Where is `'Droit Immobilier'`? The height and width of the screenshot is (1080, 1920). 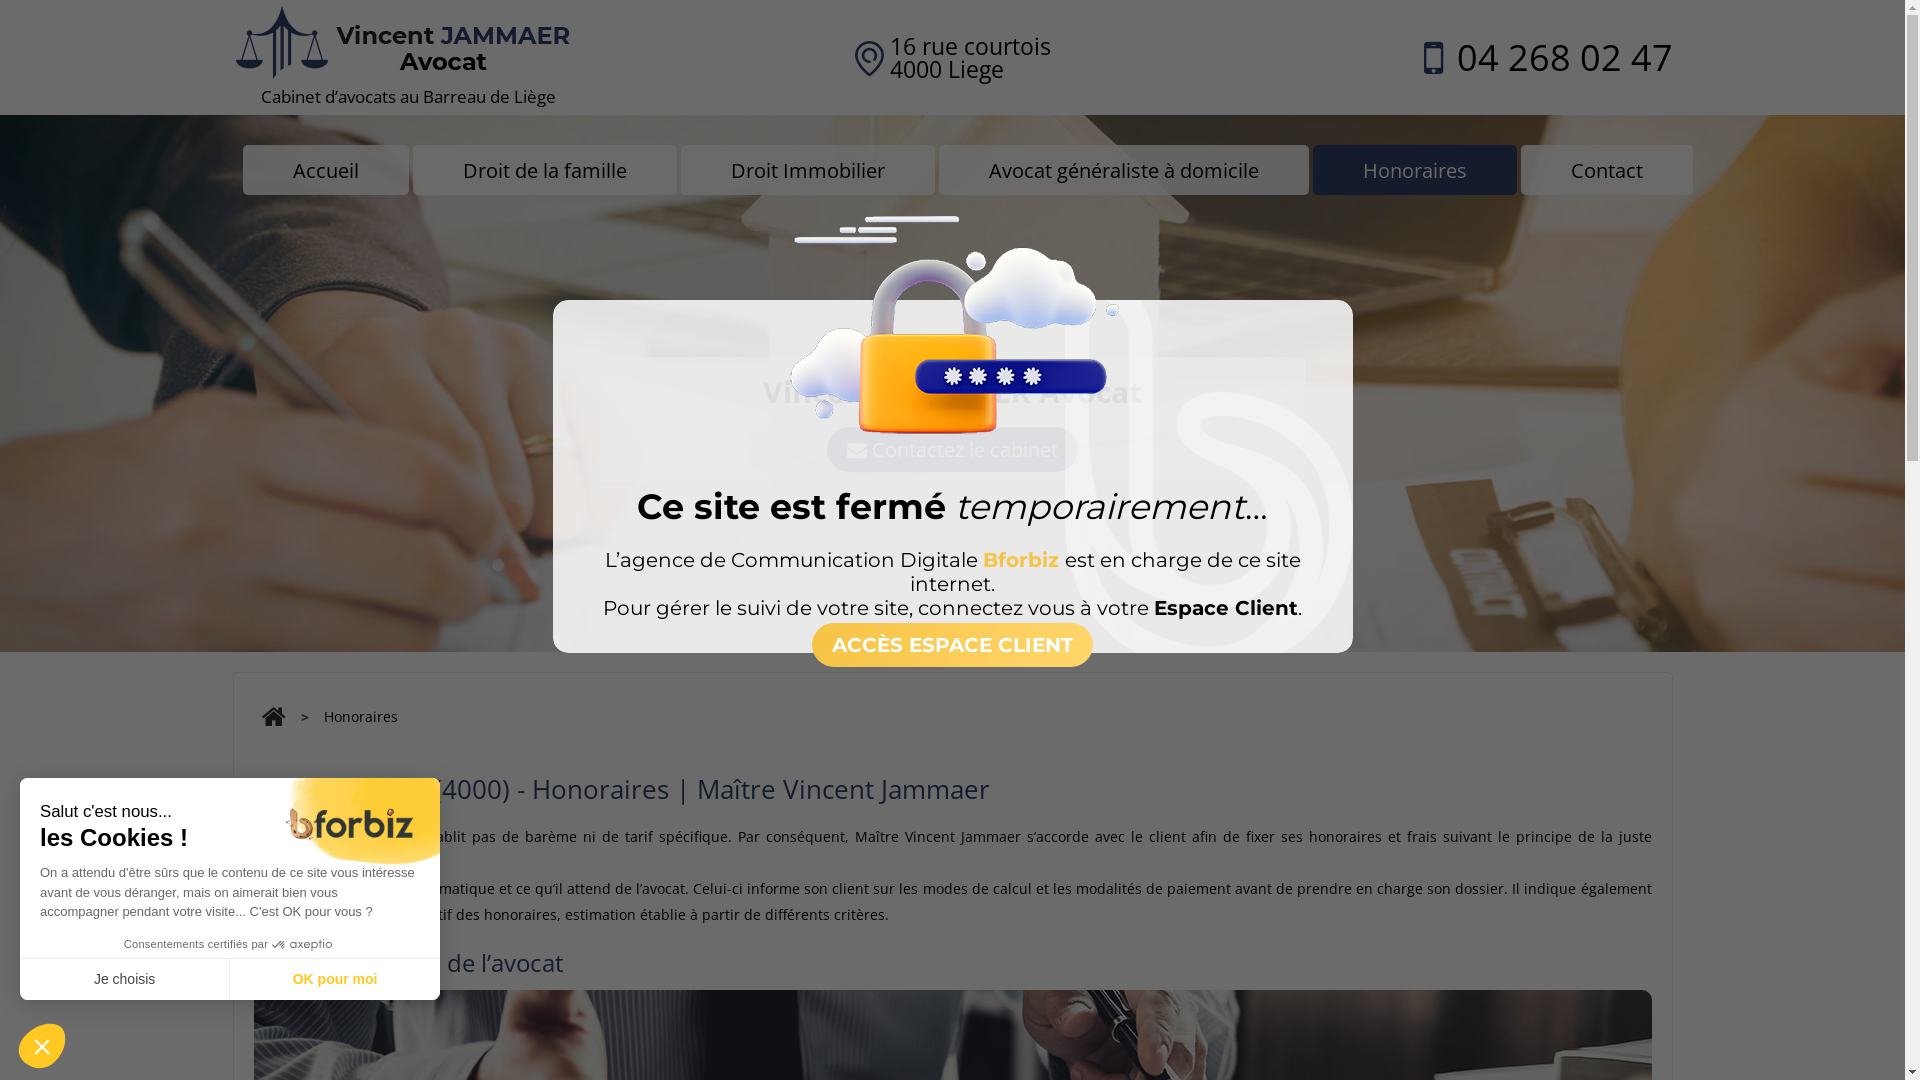 'Droit Immobilier' is located at coordinates (680, 168).